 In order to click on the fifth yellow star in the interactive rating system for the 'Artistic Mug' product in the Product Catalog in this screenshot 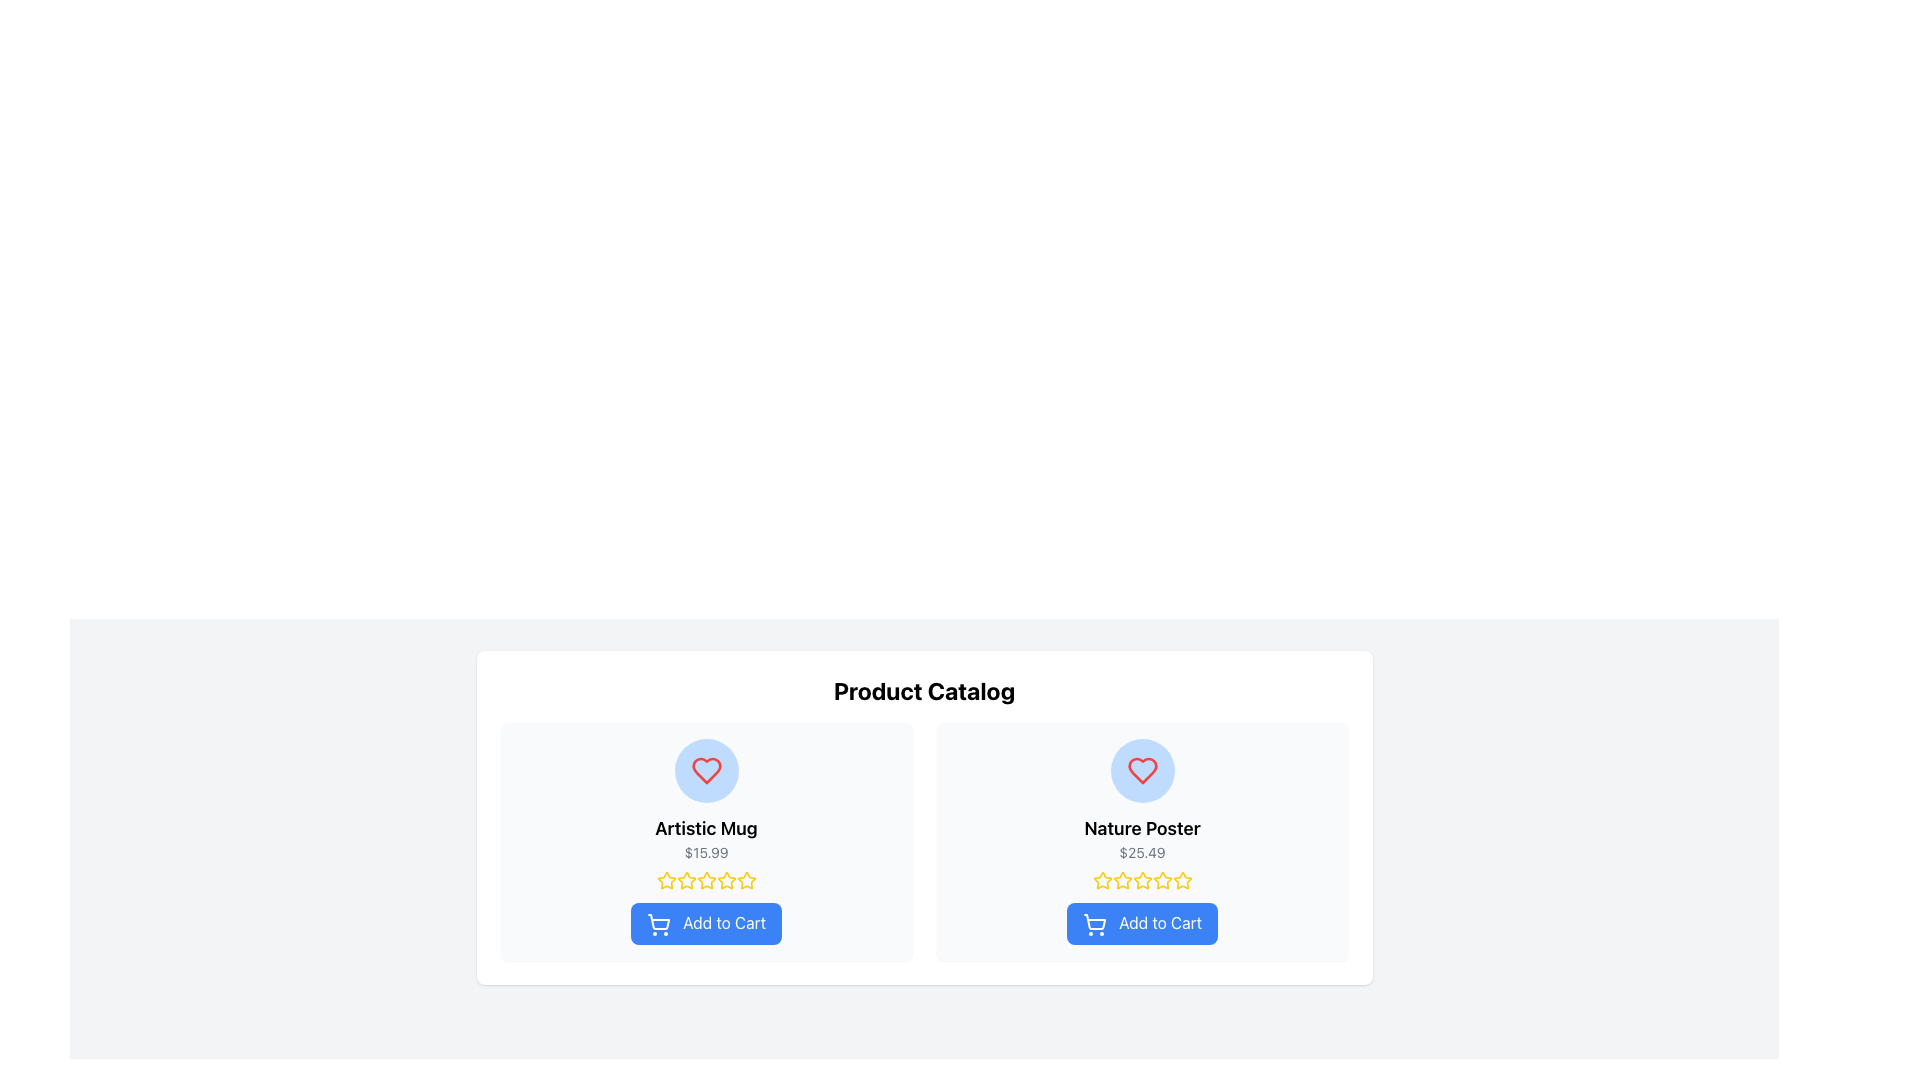, I will do `click(745, 879)`.